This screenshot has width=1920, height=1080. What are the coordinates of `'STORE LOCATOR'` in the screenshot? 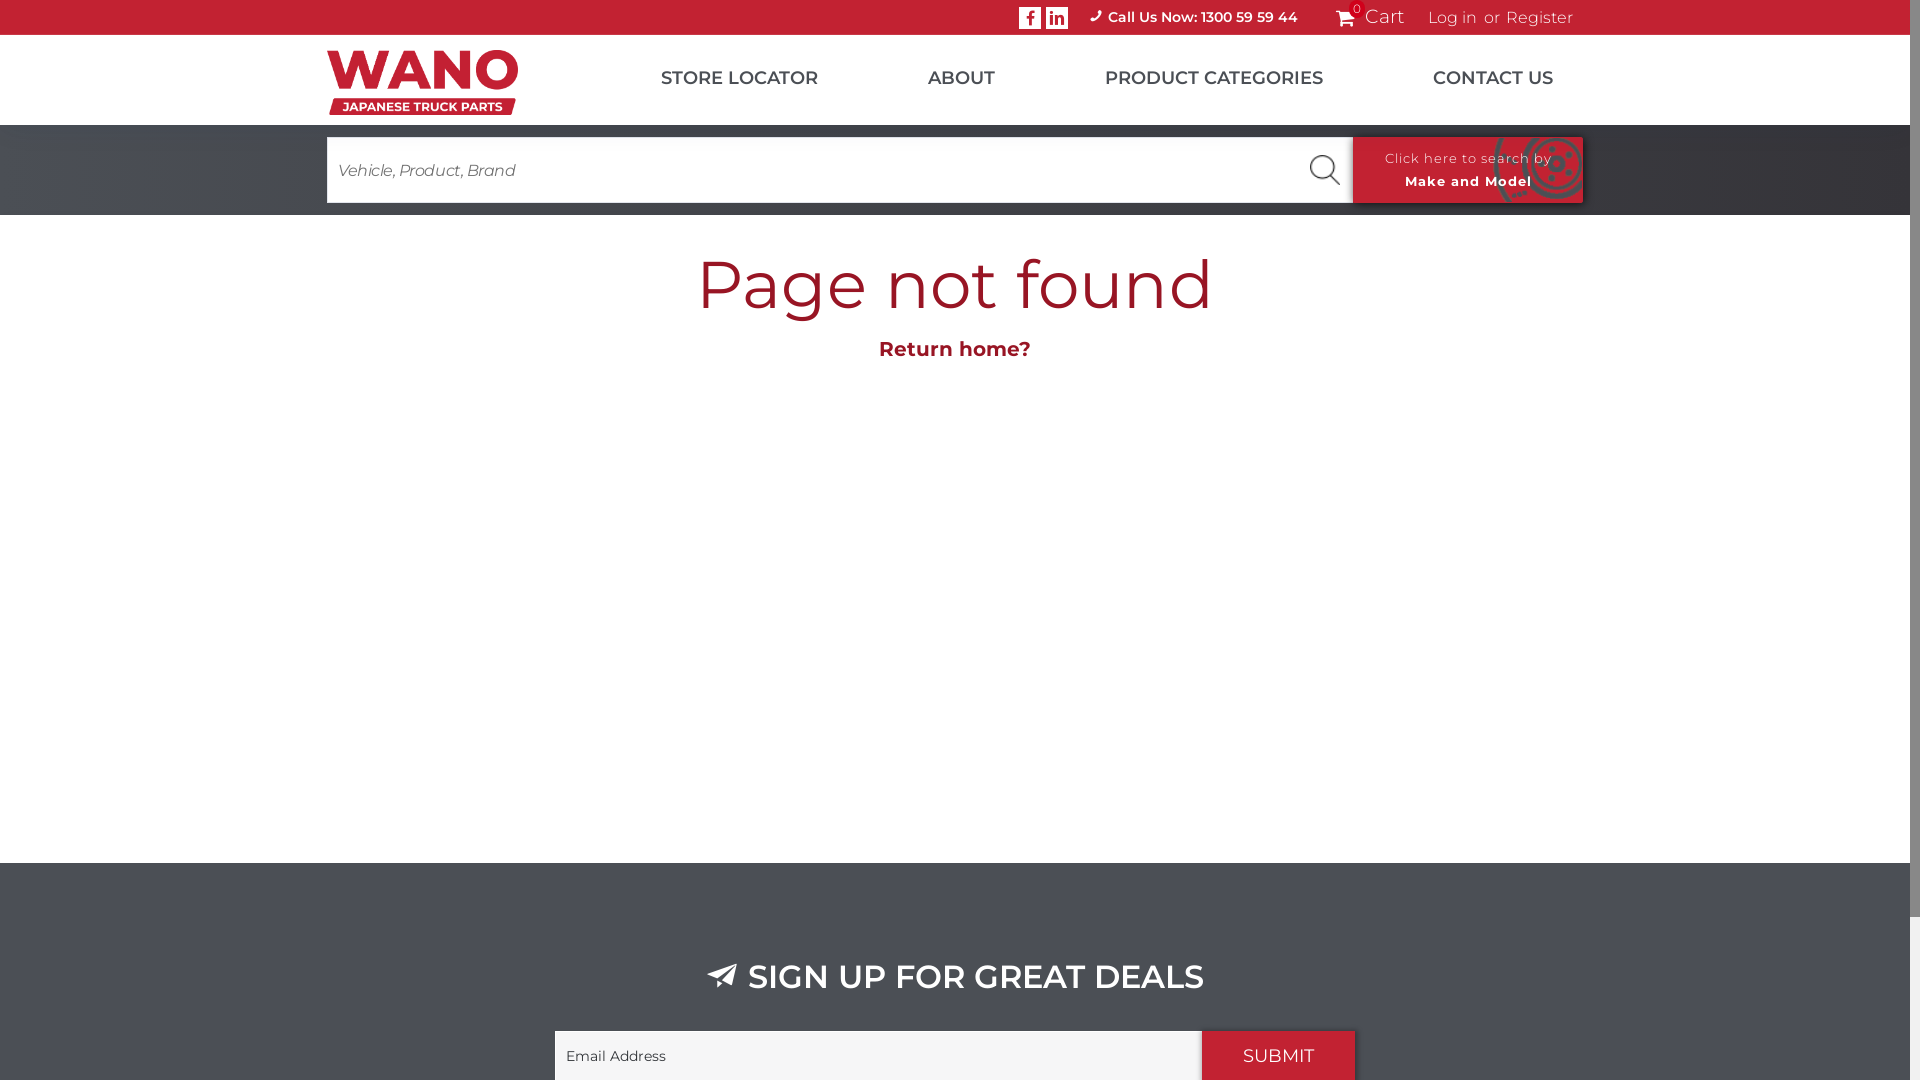 It's located at (714, 72).